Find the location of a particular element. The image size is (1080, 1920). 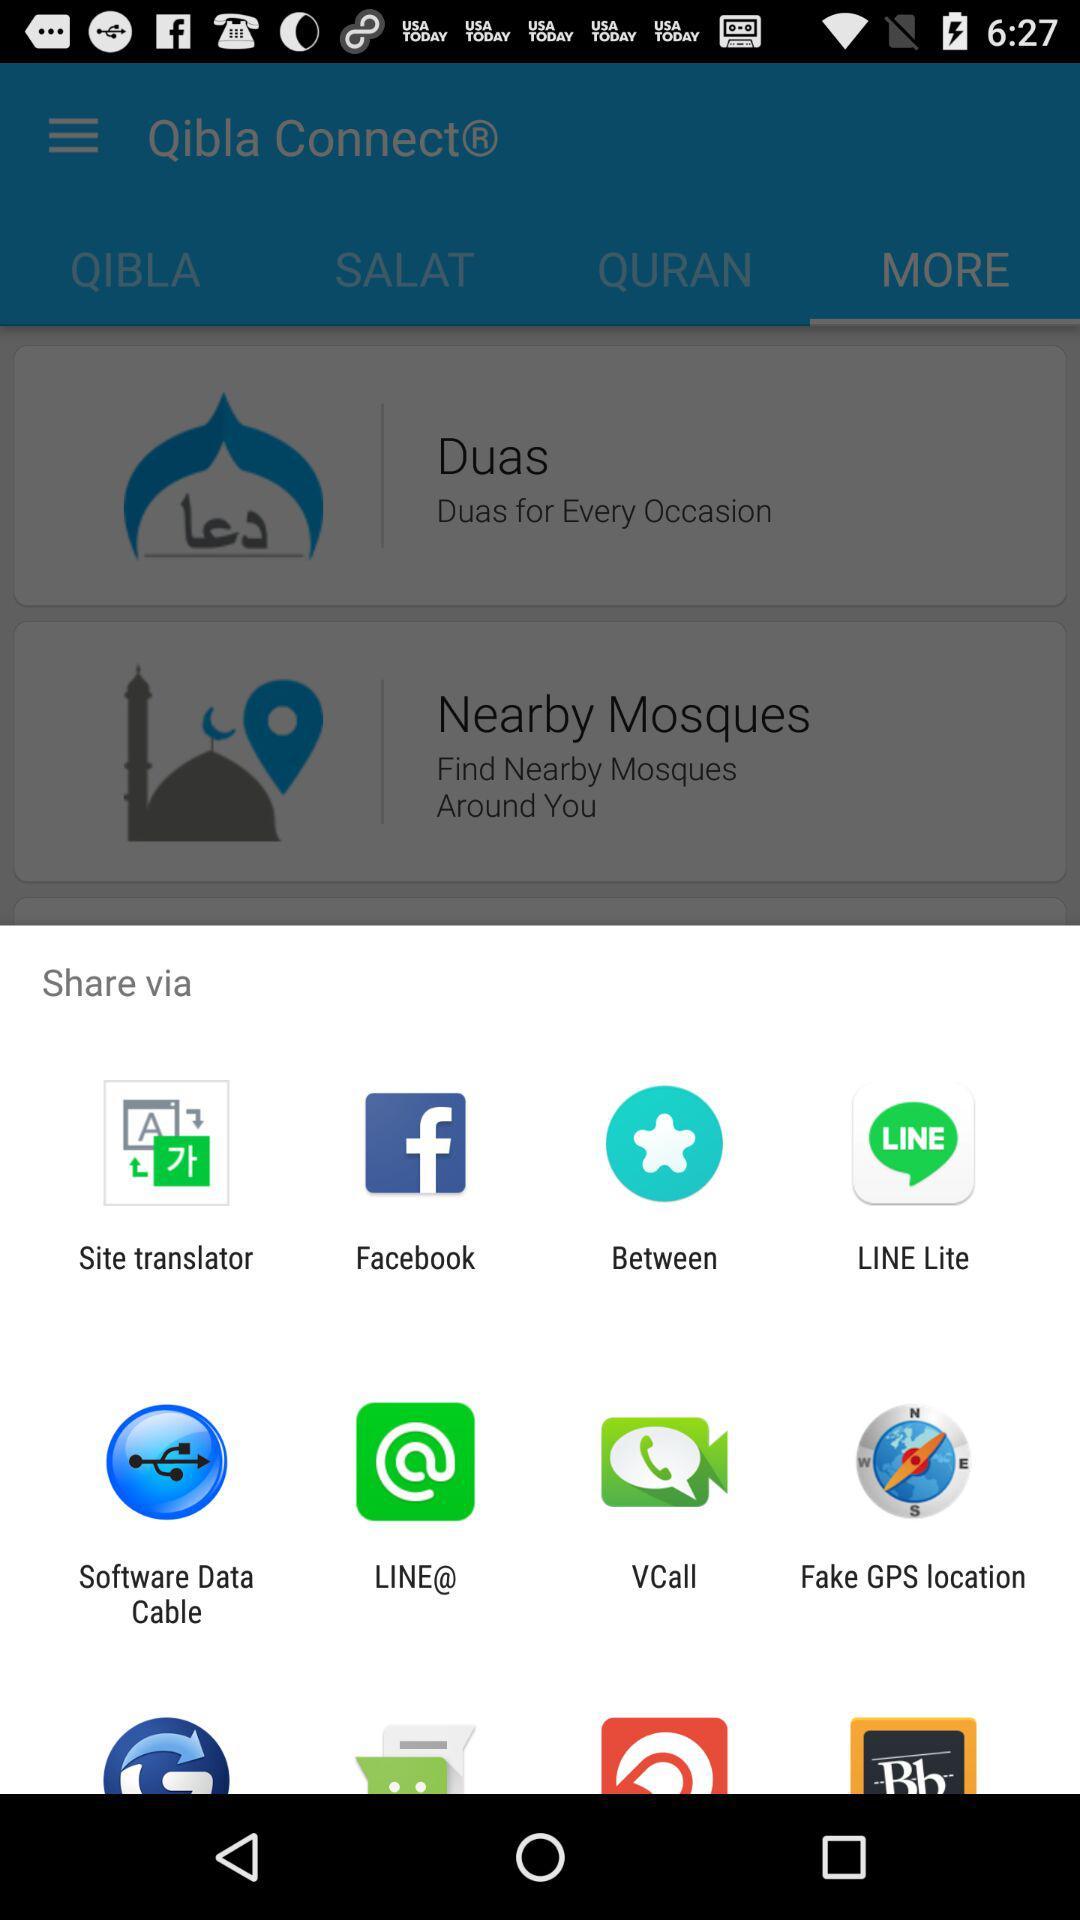

app next to fake gps location is located at coordinates (664, 1592).